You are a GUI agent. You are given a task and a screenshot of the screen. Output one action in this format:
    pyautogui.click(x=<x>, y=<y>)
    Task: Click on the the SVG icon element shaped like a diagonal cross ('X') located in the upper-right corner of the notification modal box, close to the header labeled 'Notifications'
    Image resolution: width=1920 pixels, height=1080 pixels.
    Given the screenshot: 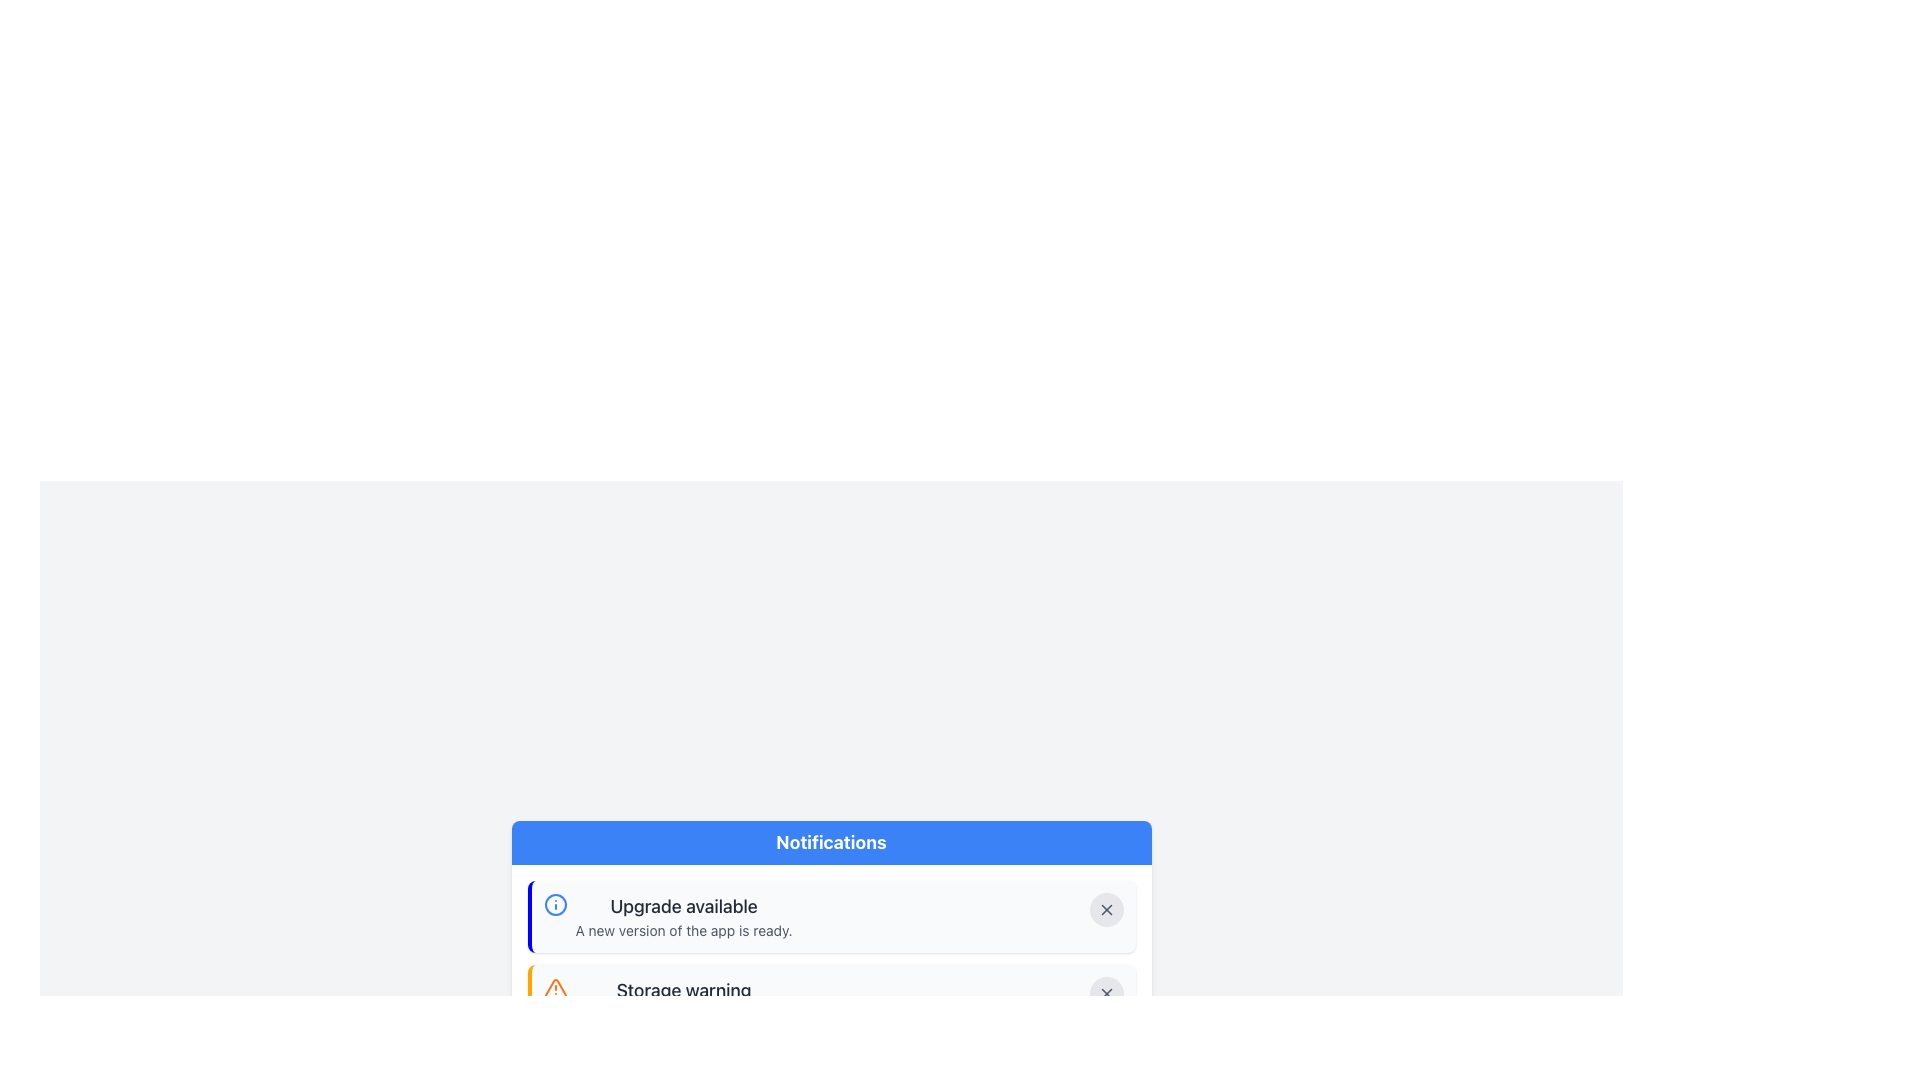 What is the action you would take?
    pyautogui.click(x=1105, y=994)
    